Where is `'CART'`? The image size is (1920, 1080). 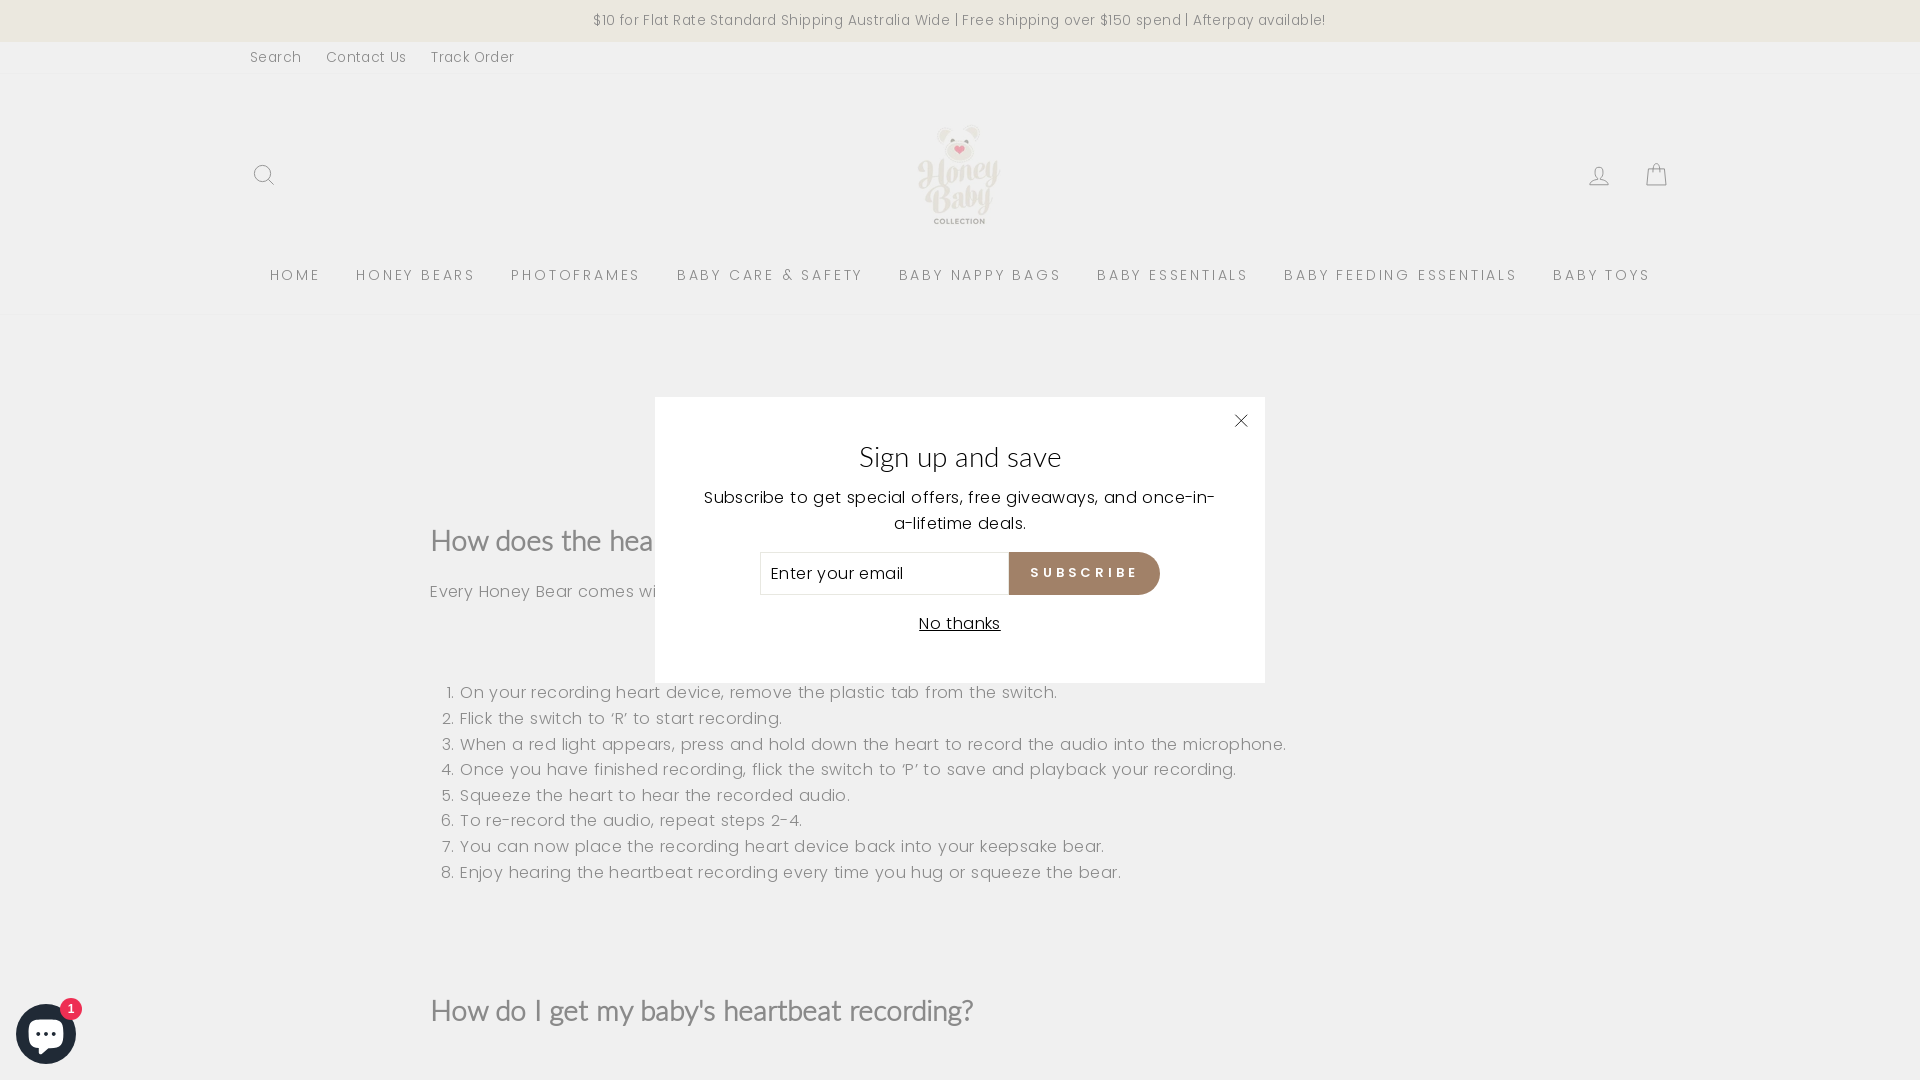
'CART' is located at coordinates (1656, 174).